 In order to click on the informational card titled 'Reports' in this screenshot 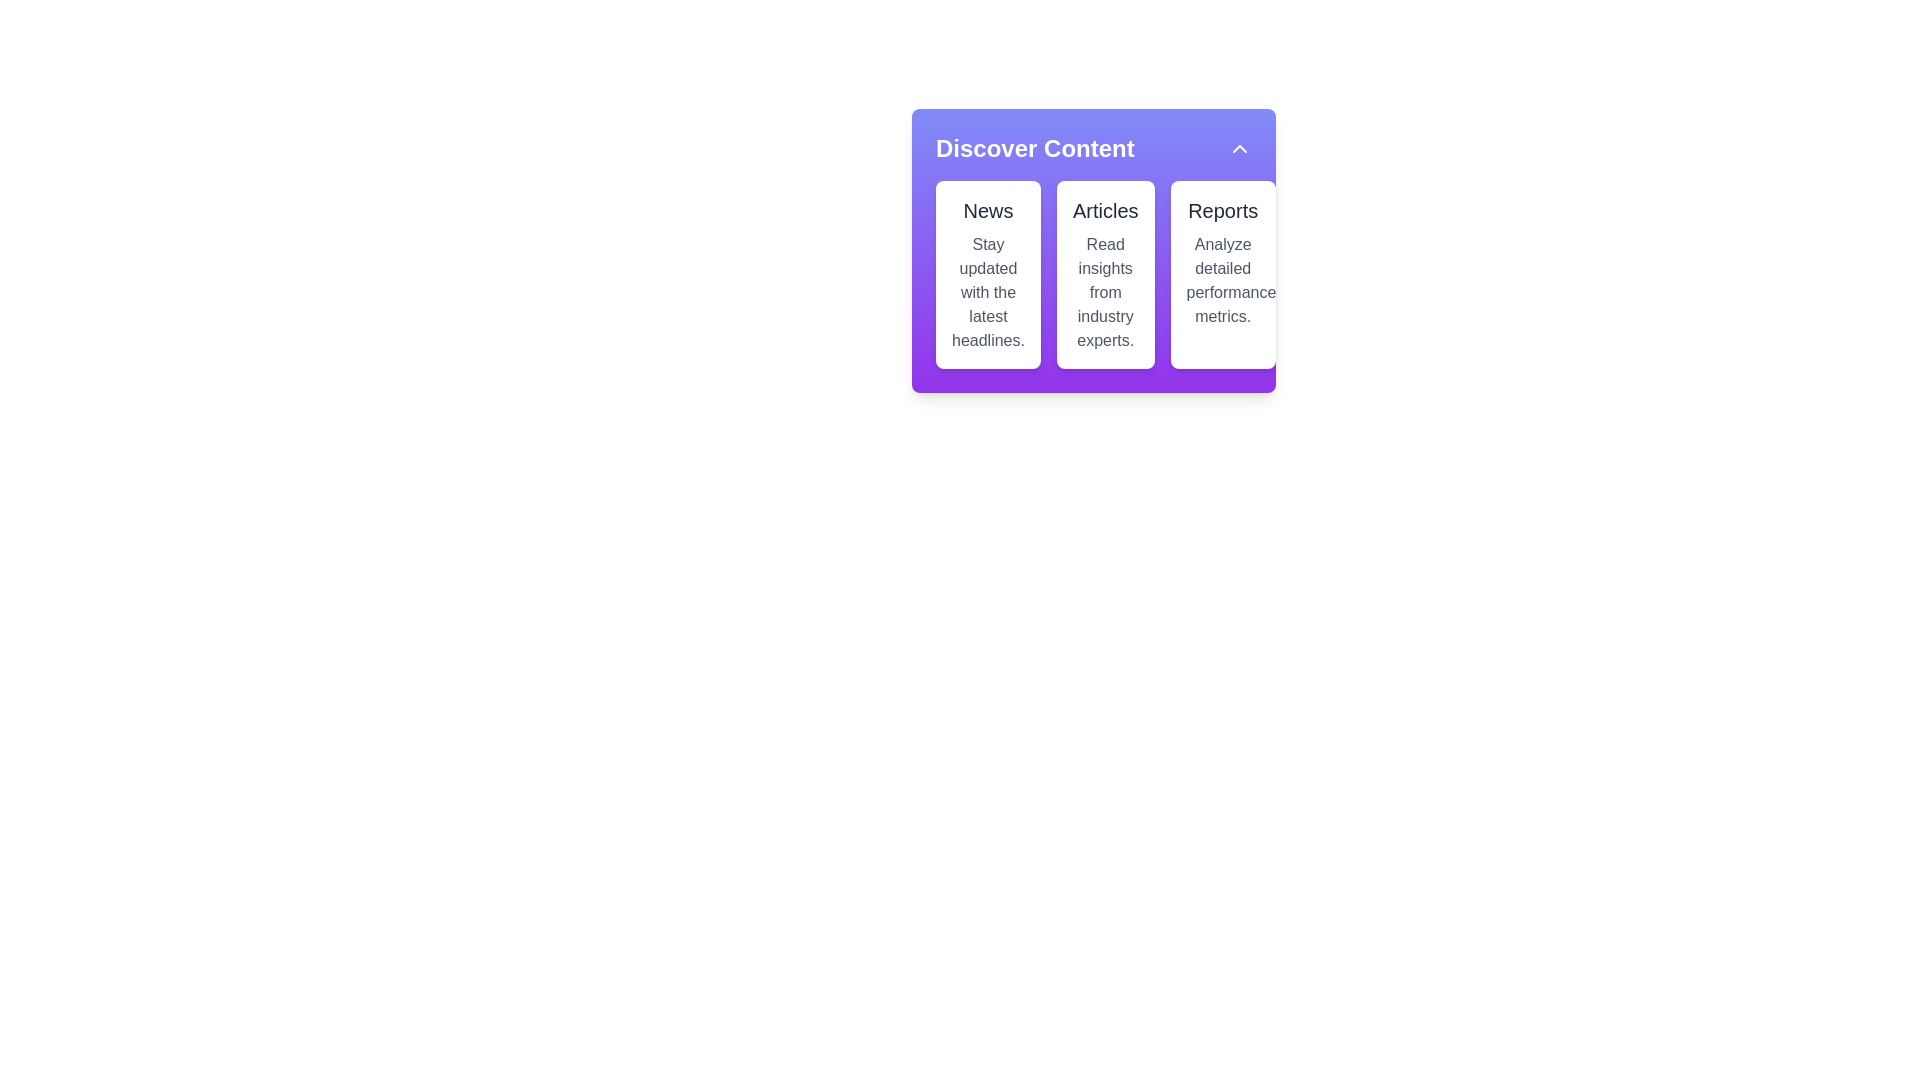, I will do `click(1222, 274)`.